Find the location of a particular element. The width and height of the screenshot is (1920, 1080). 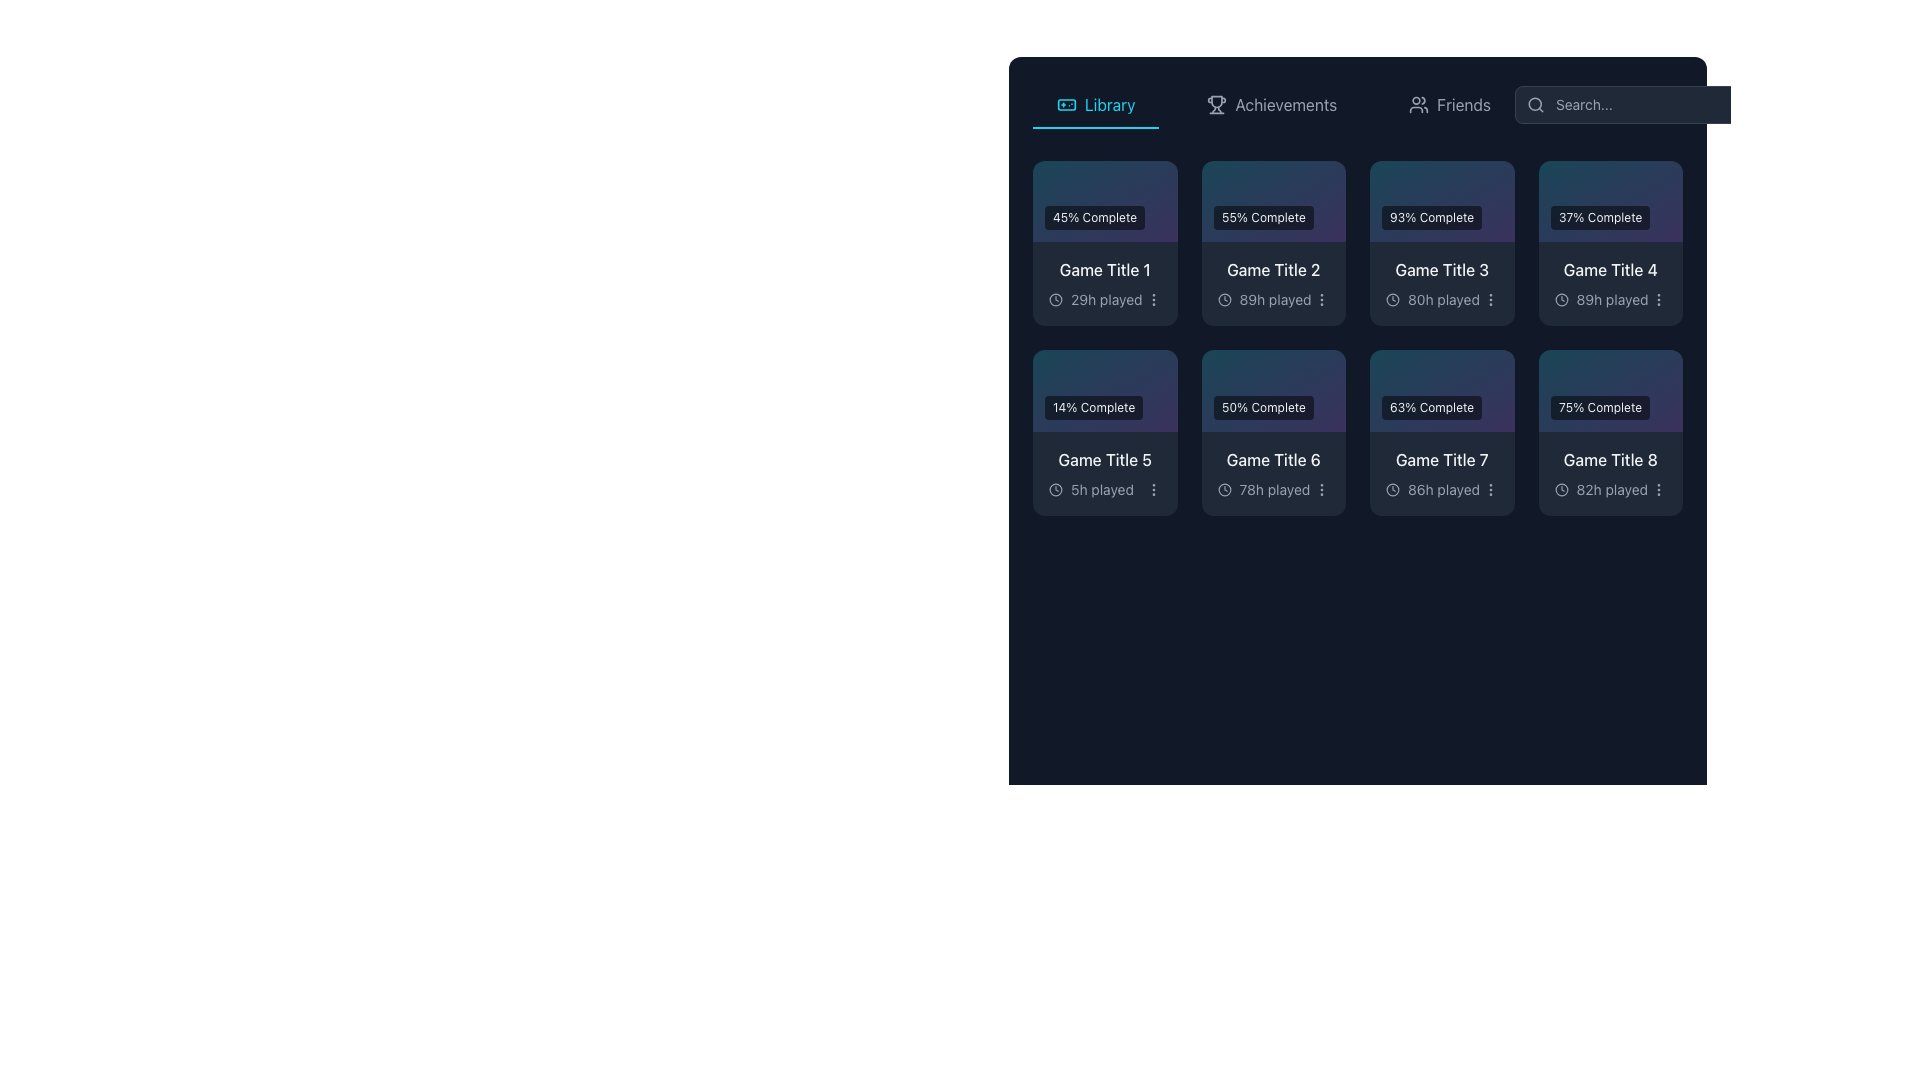

the card labeled 'Game Title 5' that contains the text '5h played' with a clock icon, located at the lower left of the card is located at coordinates (1090, 489).